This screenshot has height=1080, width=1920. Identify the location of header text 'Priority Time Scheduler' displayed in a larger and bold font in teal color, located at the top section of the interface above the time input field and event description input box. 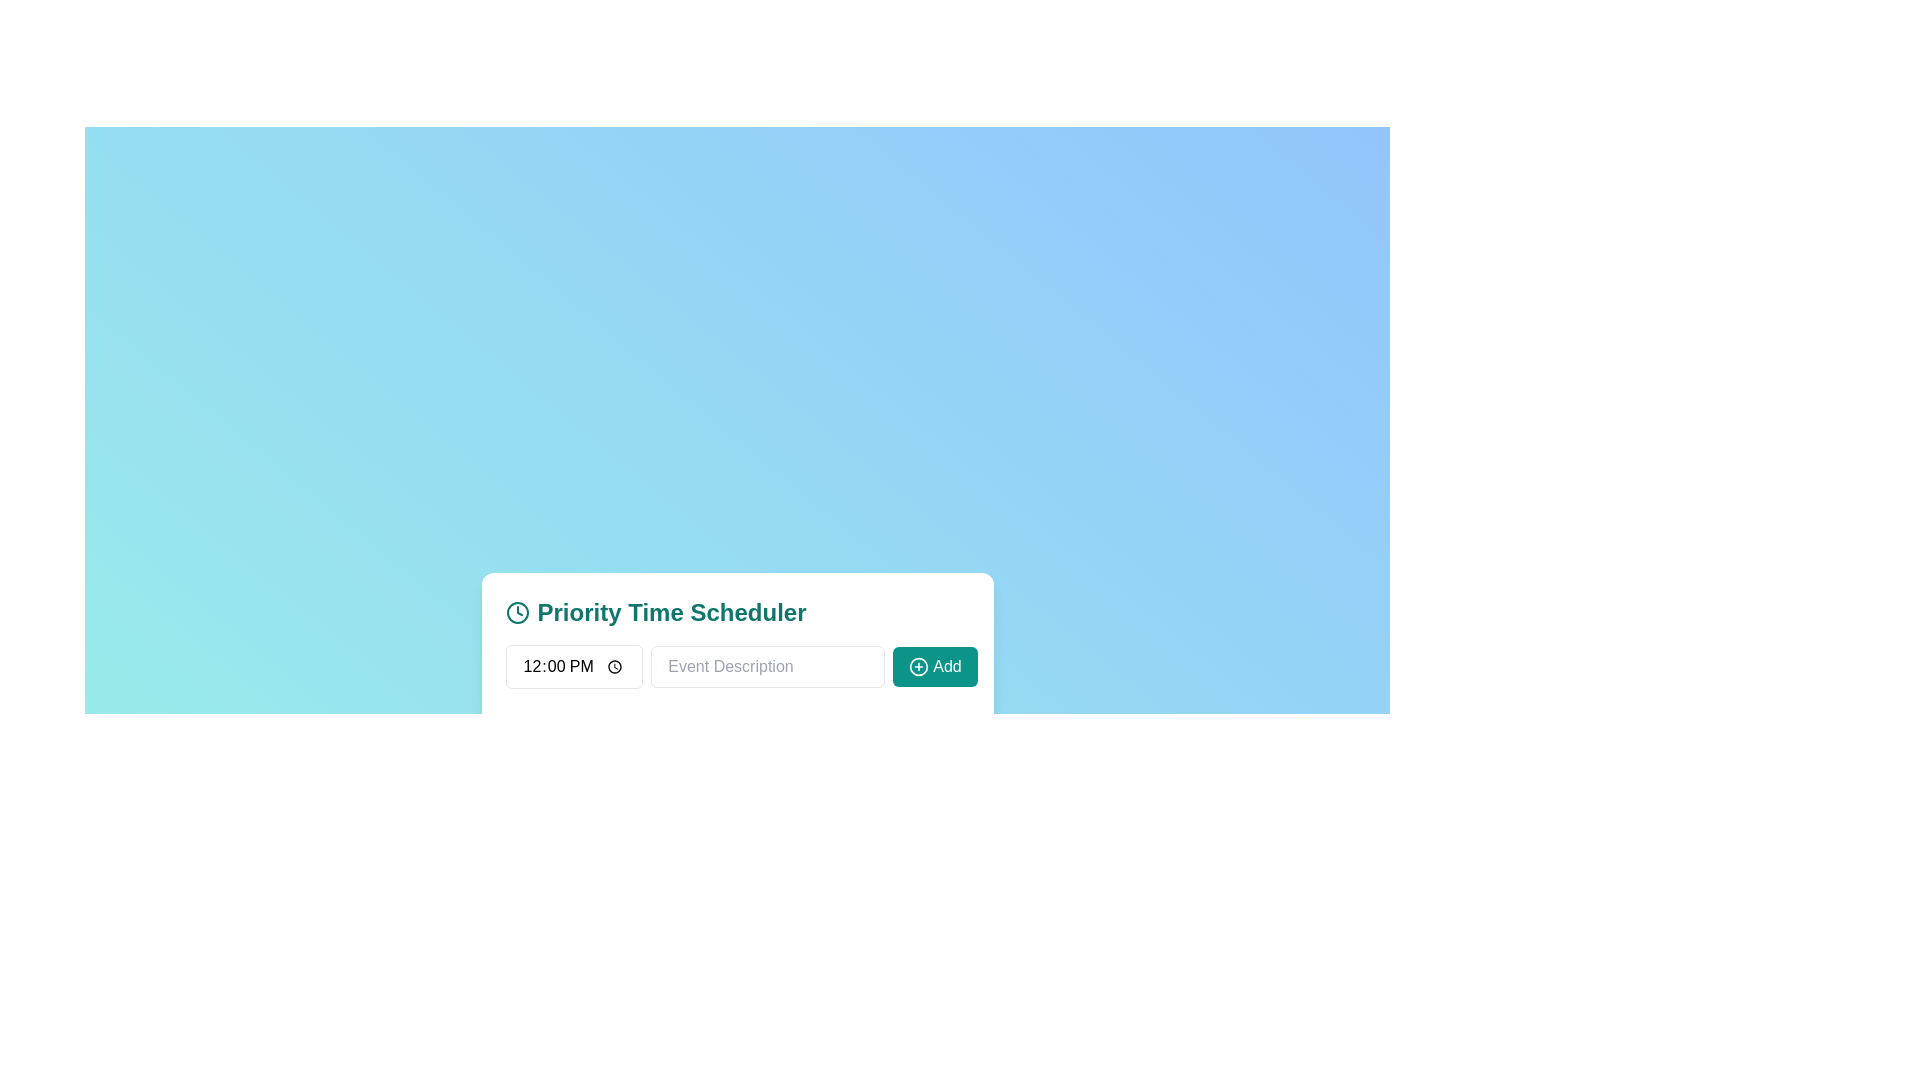
(736, 612).